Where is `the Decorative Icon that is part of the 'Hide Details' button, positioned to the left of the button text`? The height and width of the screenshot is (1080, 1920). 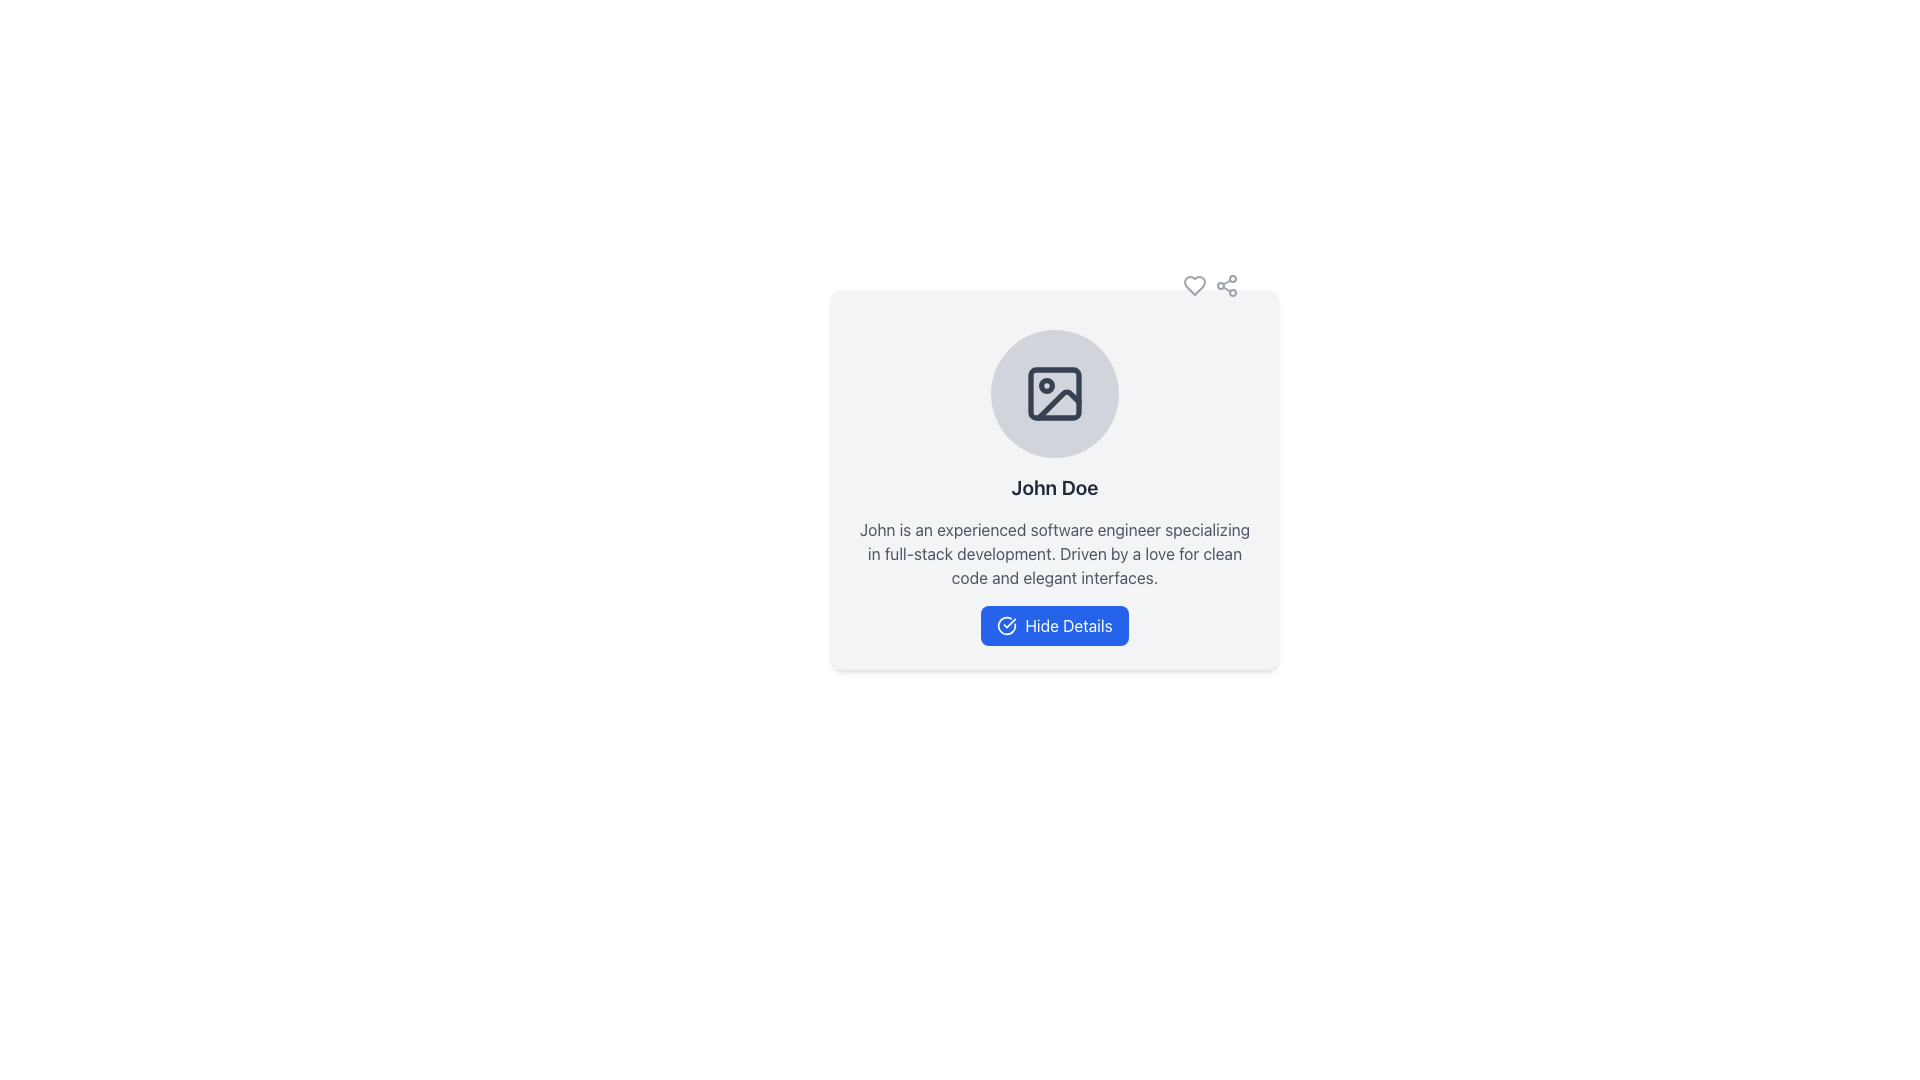
the Decorative Icon that is part of the 'Hide Details' button, positioned to the left of the button text is located at coordinates (1007, 624).